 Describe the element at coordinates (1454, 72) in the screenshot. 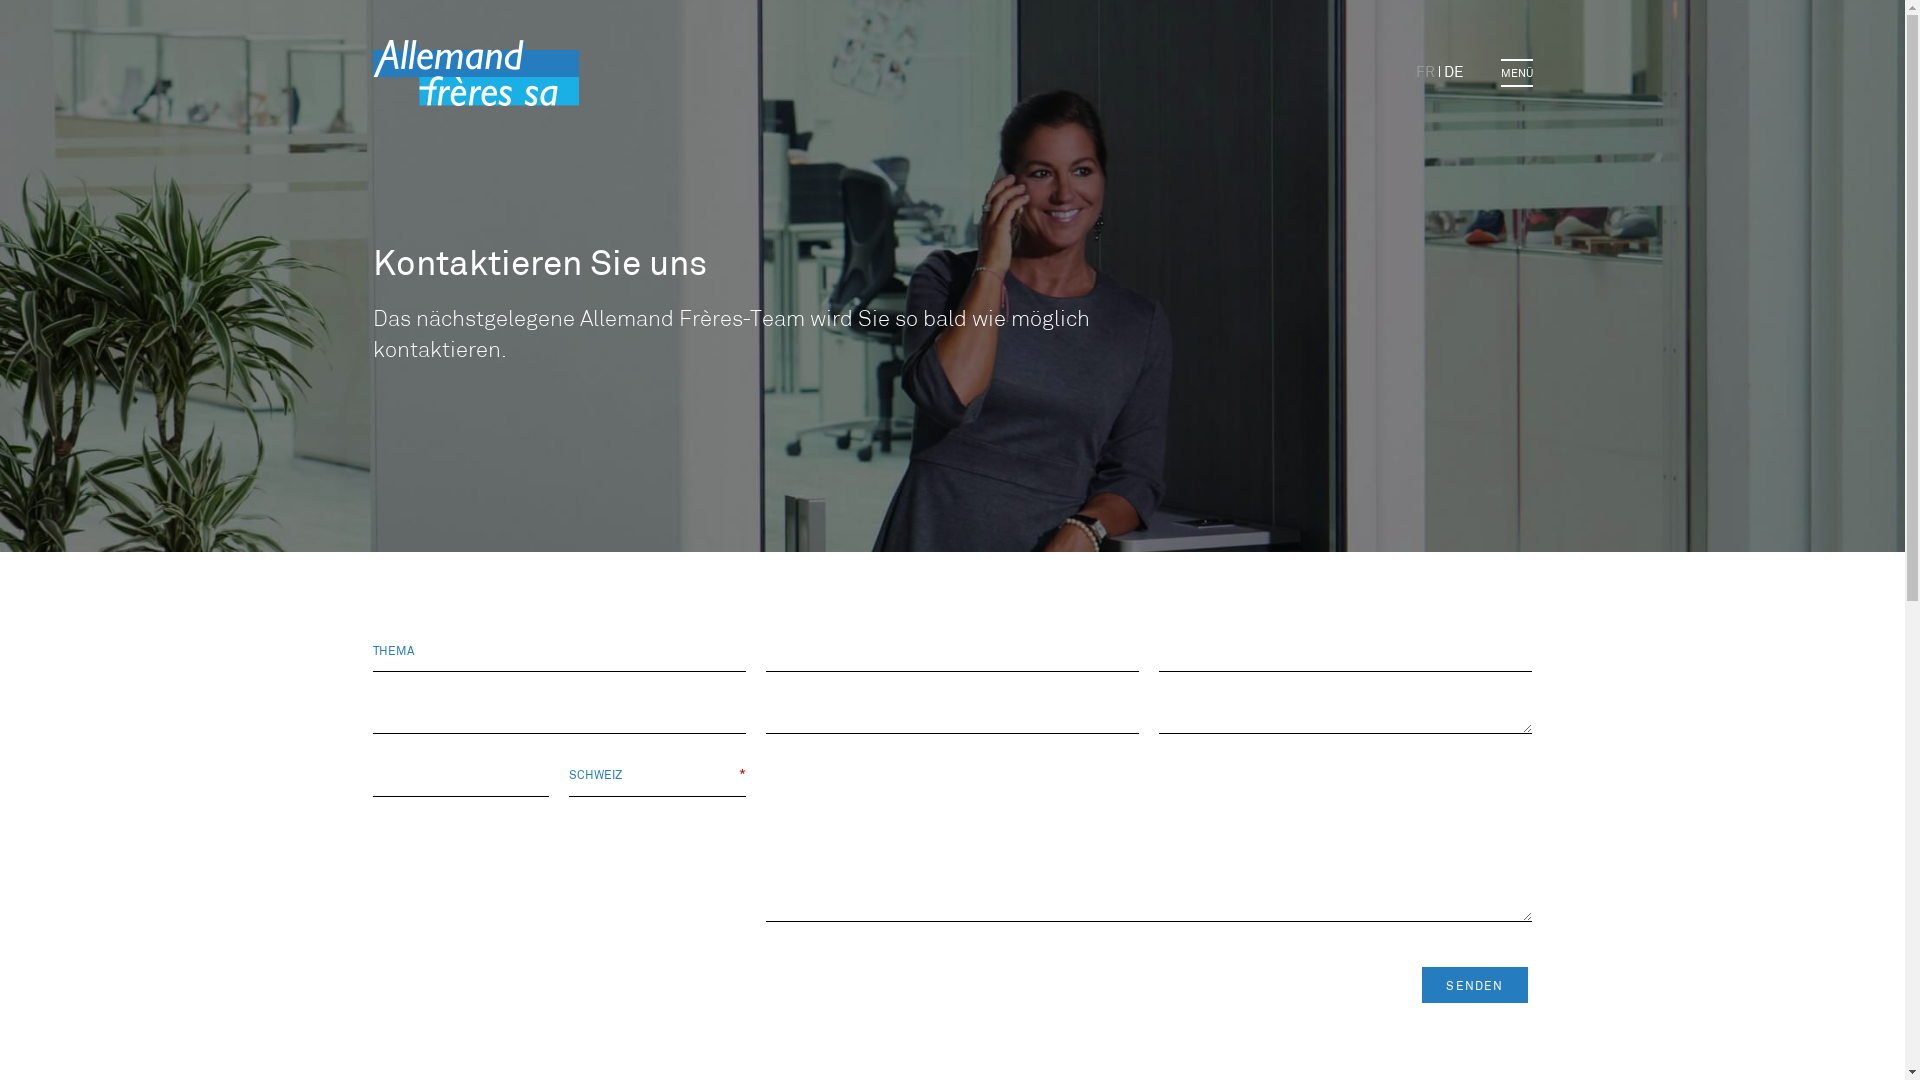

I see `'DE'` at that location.